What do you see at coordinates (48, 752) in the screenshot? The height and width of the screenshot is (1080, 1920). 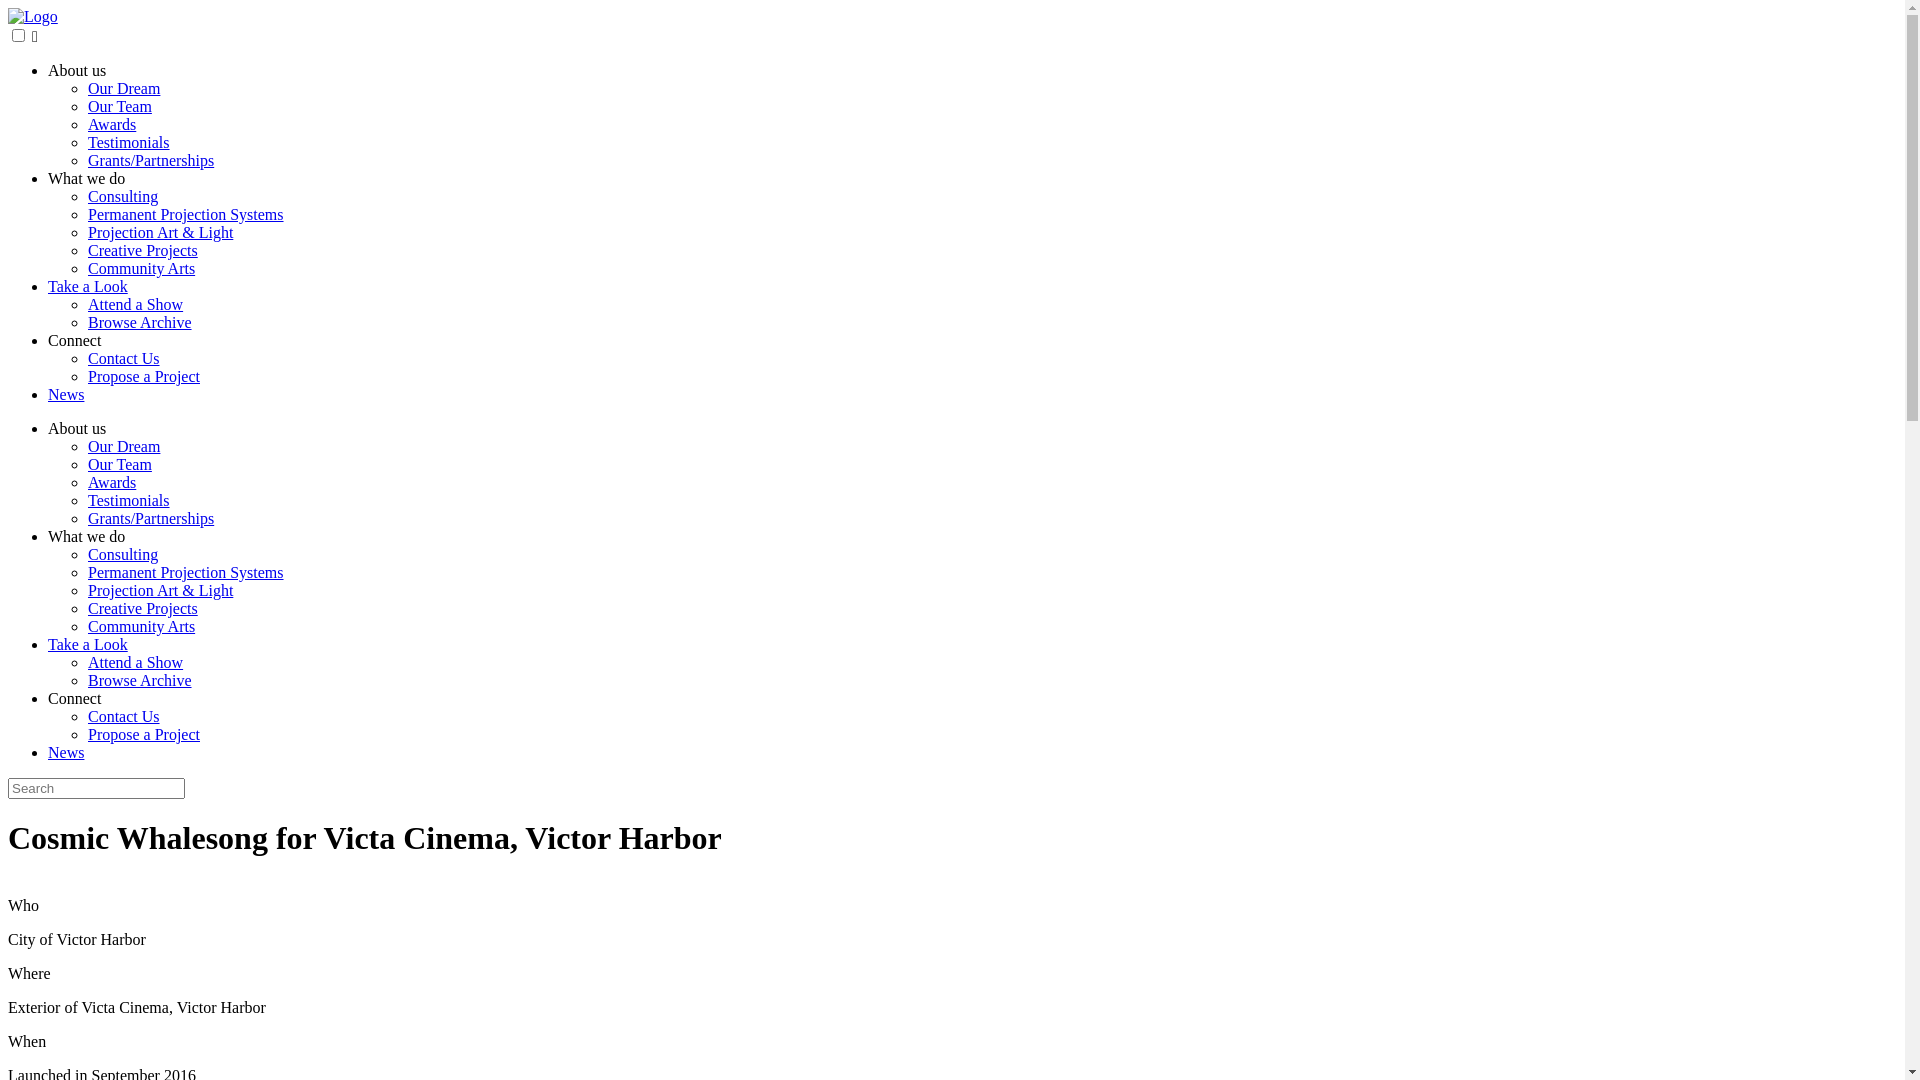 I see `'News'` at bounding box center [48, 752].